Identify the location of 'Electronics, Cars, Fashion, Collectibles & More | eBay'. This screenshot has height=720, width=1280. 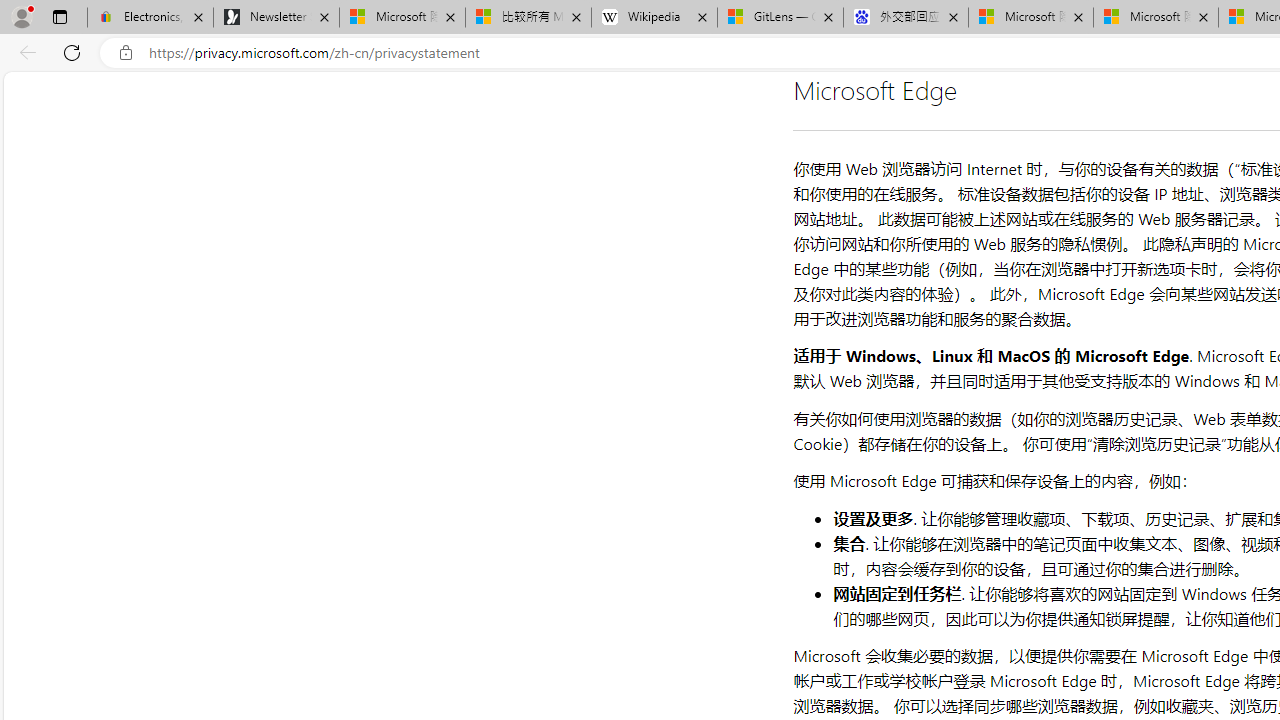
(149, 17).